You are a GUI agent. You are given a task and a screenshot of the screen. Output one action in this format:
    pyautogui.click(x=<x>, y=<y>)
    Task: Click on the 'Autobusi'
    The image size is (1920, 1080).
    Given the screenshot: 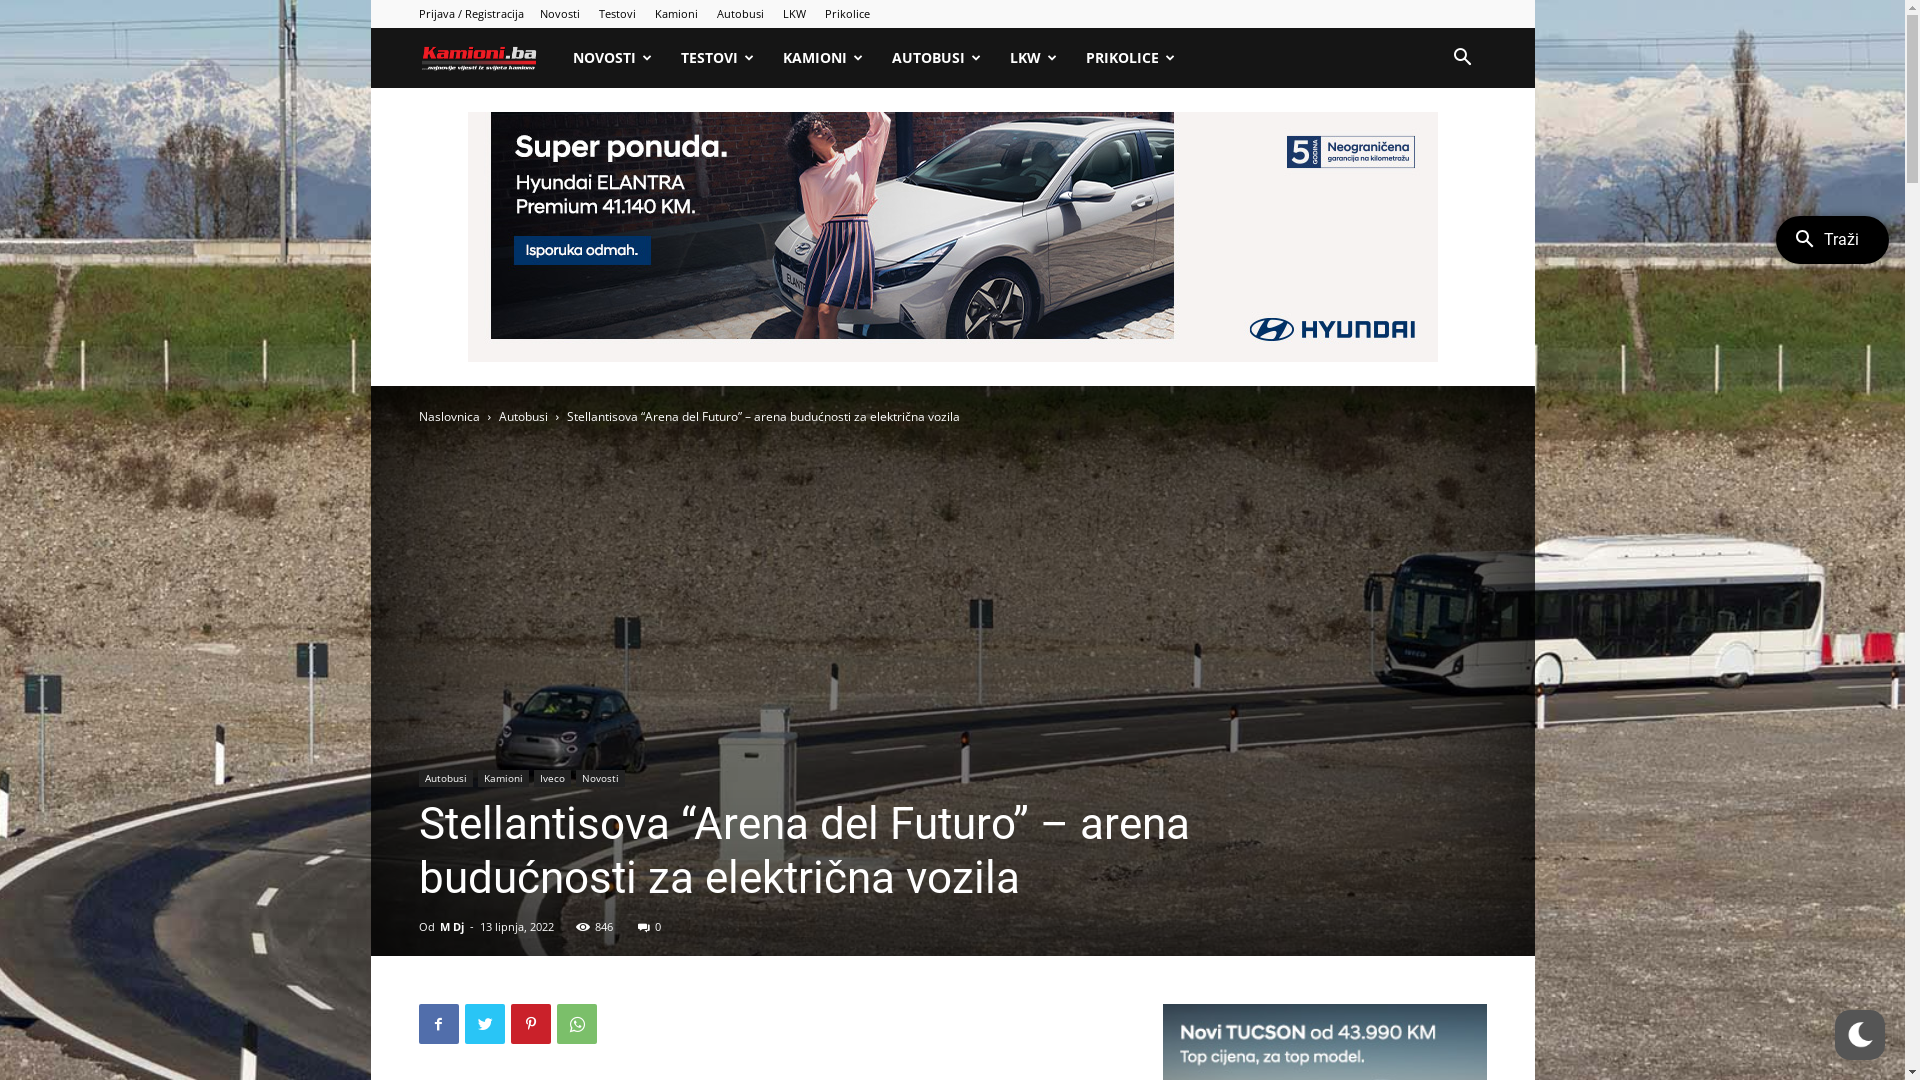 What is the action you would take?
    pyautogui.click(x=522, y=415)
    